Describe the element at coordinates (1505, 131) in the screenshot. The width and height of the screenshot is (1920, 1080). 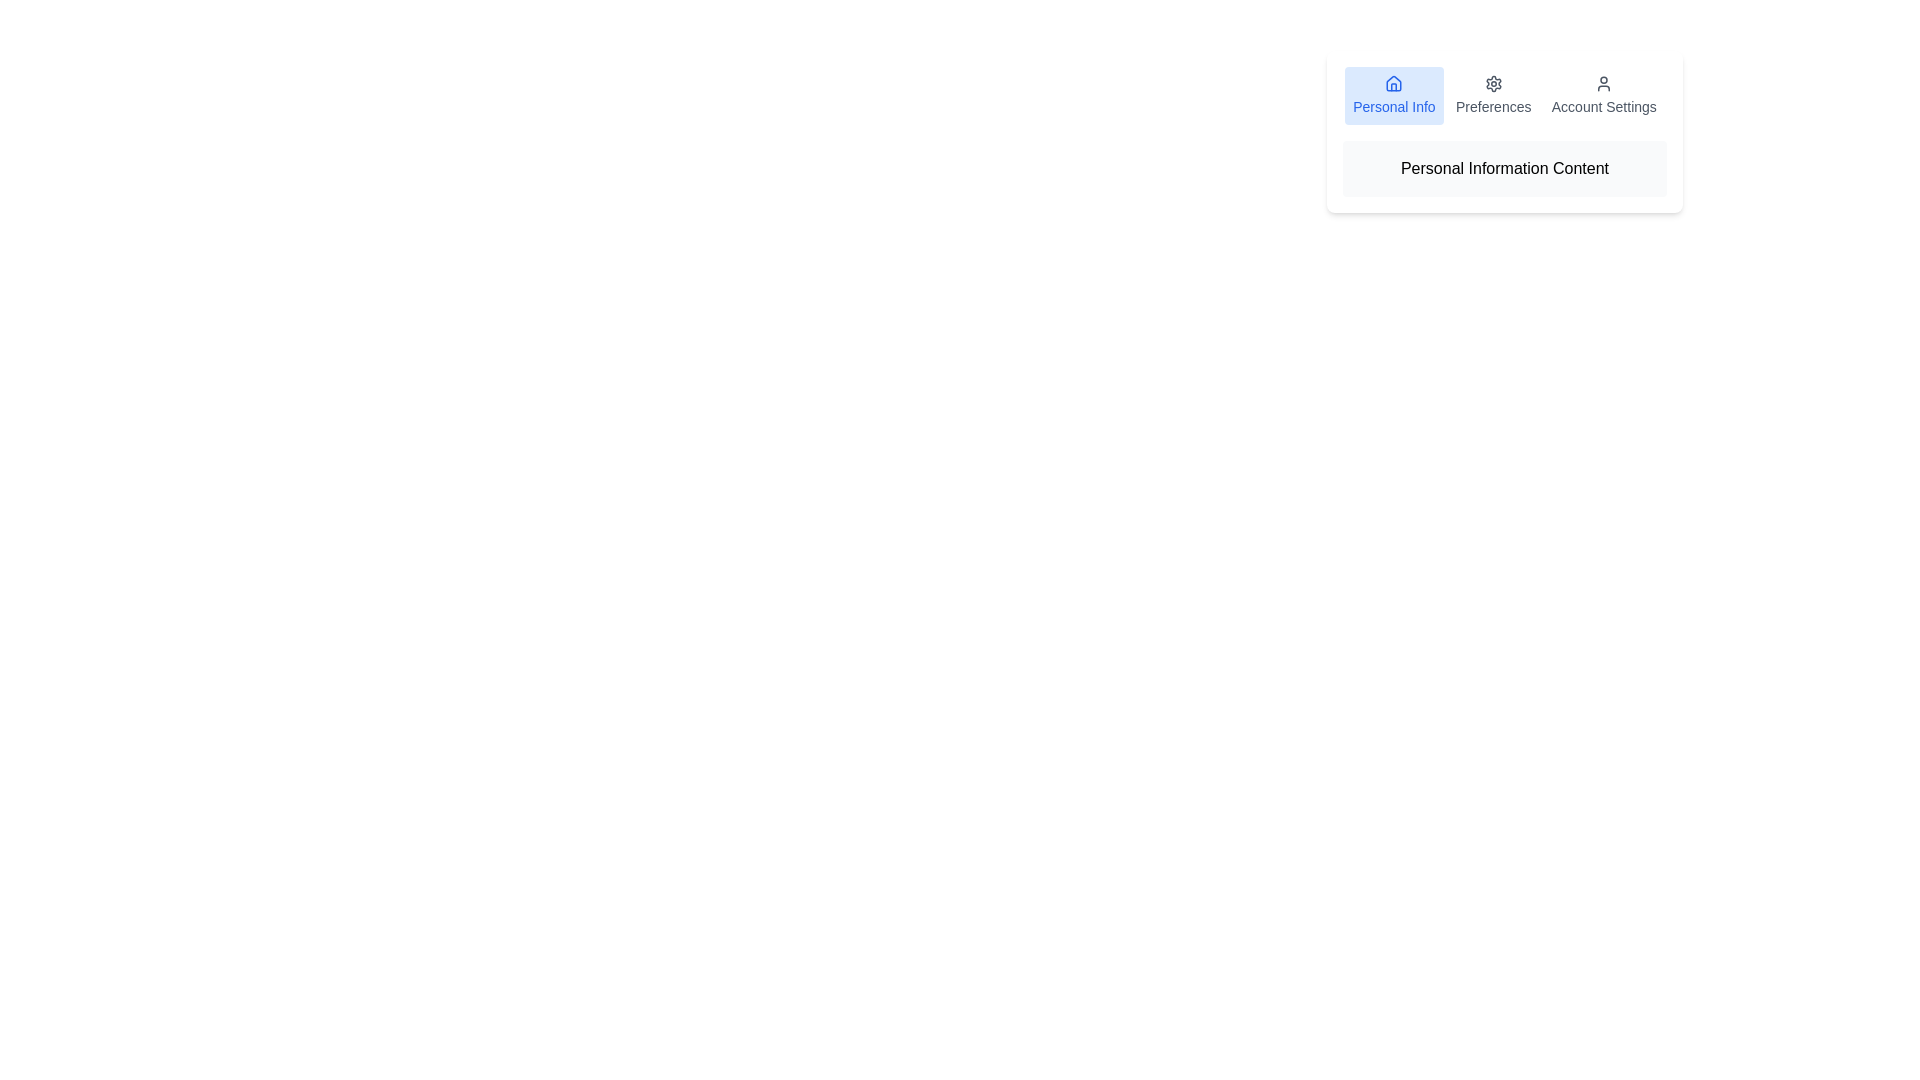
I see `content displayed in the content area of the Card component, which shows 'Personal Information Content'` at that location.